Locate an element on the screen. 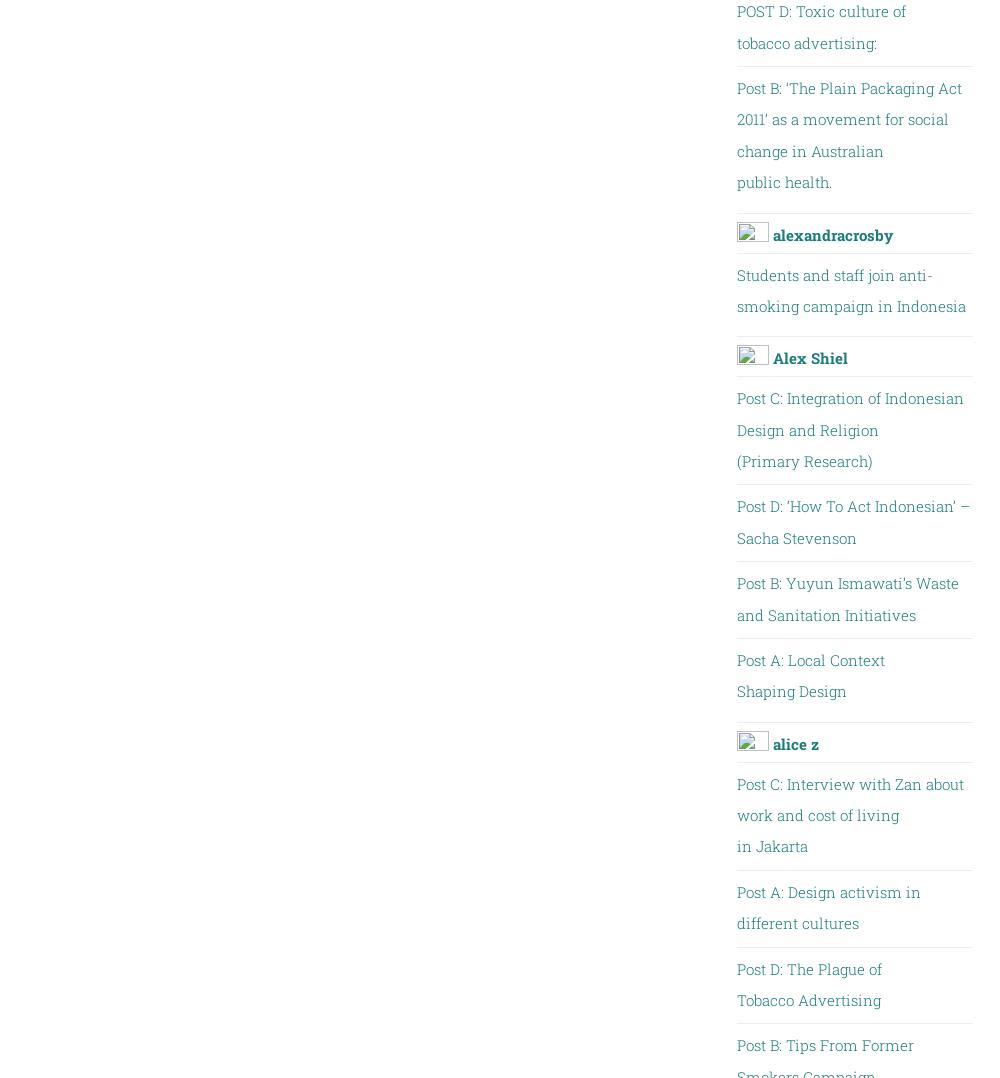 Image resolution: width=1000 pixels, height=1078 pixels. 'Post D: The Plague of Tobacco Advertising' is located at coordinates (808, 983).